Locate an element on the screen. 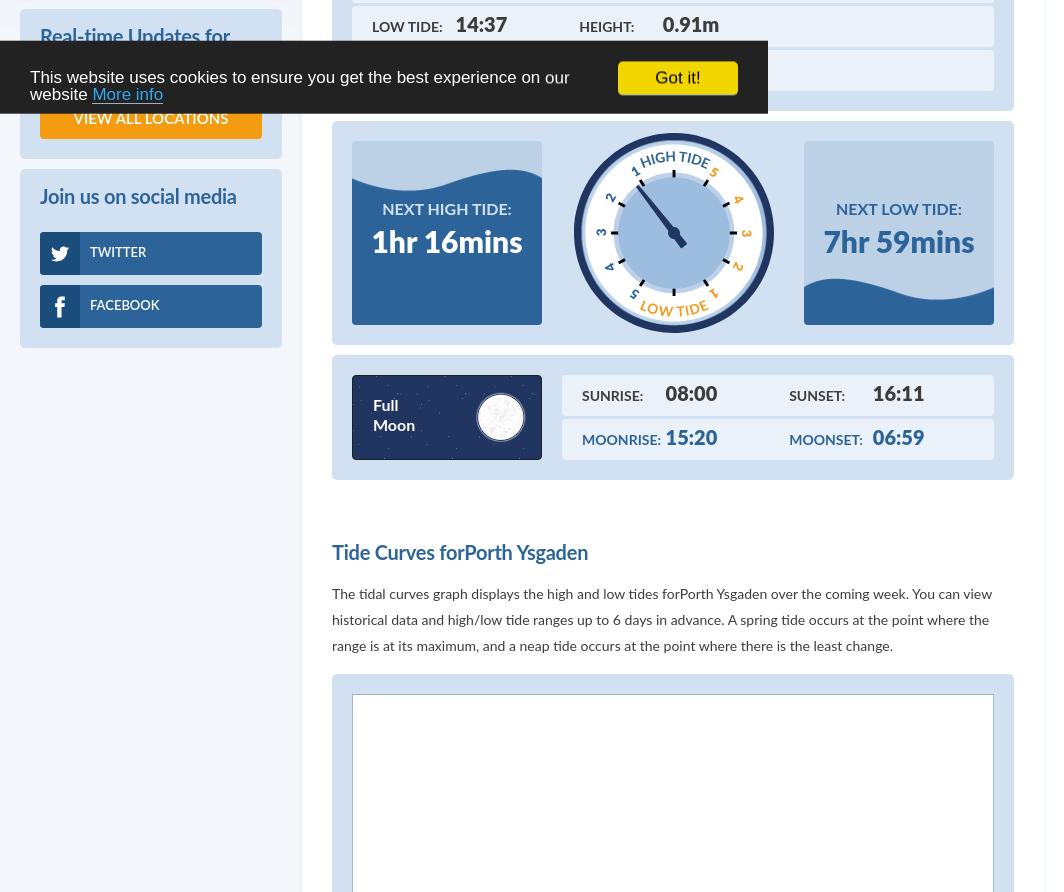 Image resolution: width=1064 pixels, height=892 pixels. 'Twitter' is located at coordinates (117, 253).